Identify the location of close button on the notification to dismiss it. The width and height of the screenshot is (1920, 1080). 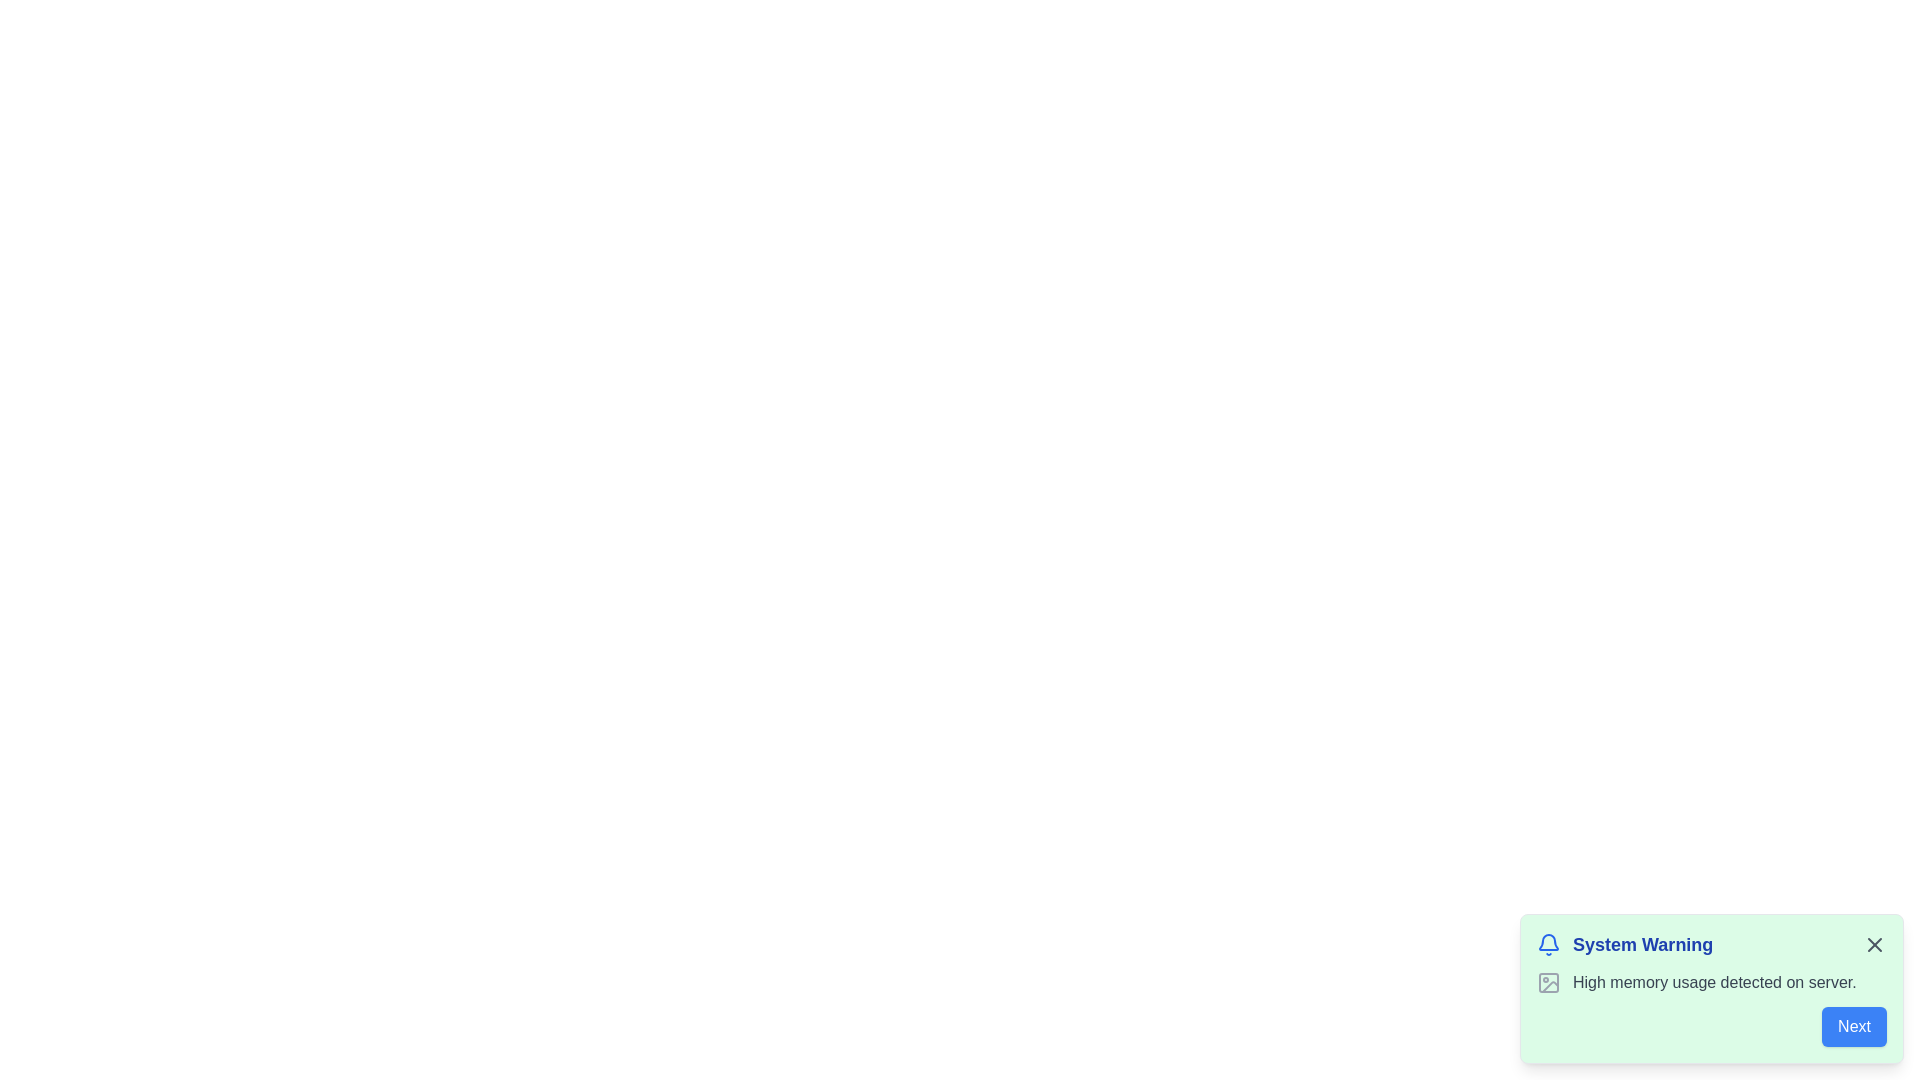
(1874, 945).